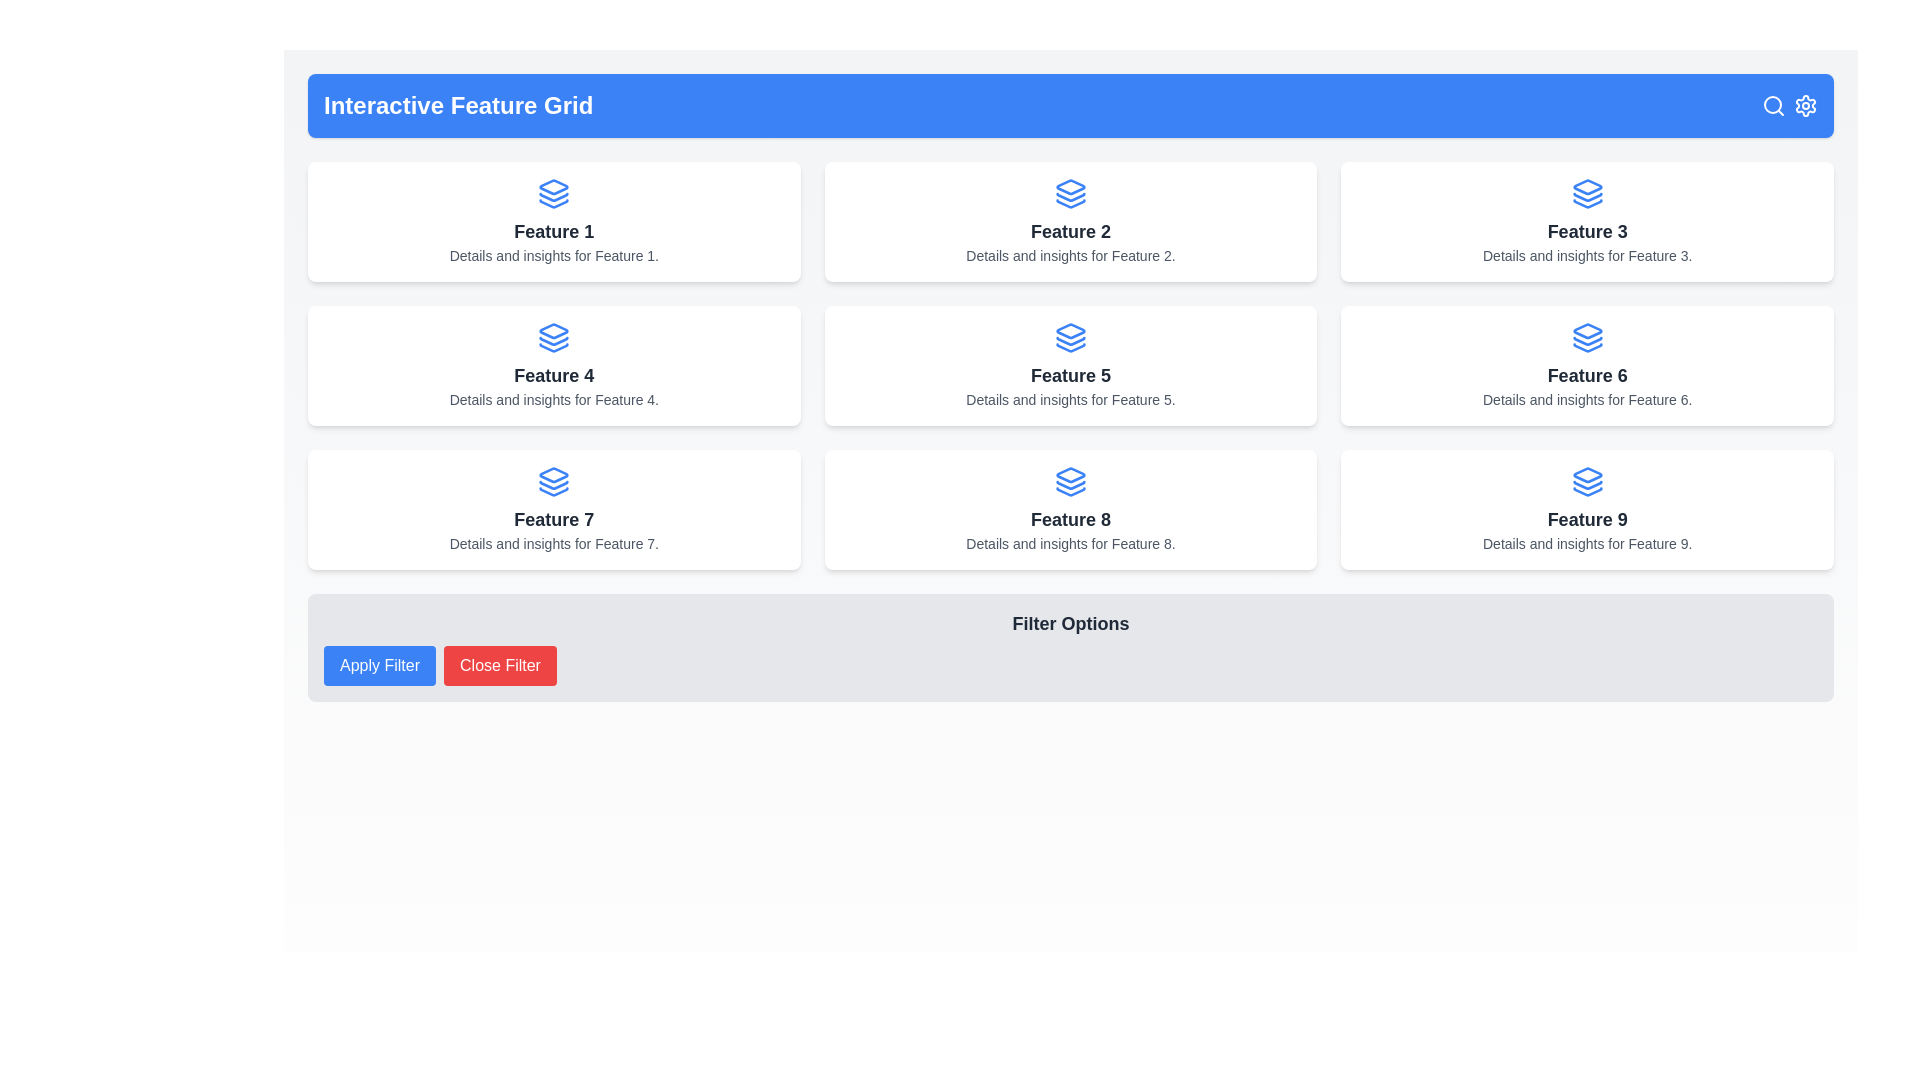 This screenshot has width=1920, height=1080. Describe the element at coordinates (554, 485) in the screenshot. I see `properties of the second layer of the 'layers' icon, which is blue and located in the center of the 'Feature 7' card` at that location.